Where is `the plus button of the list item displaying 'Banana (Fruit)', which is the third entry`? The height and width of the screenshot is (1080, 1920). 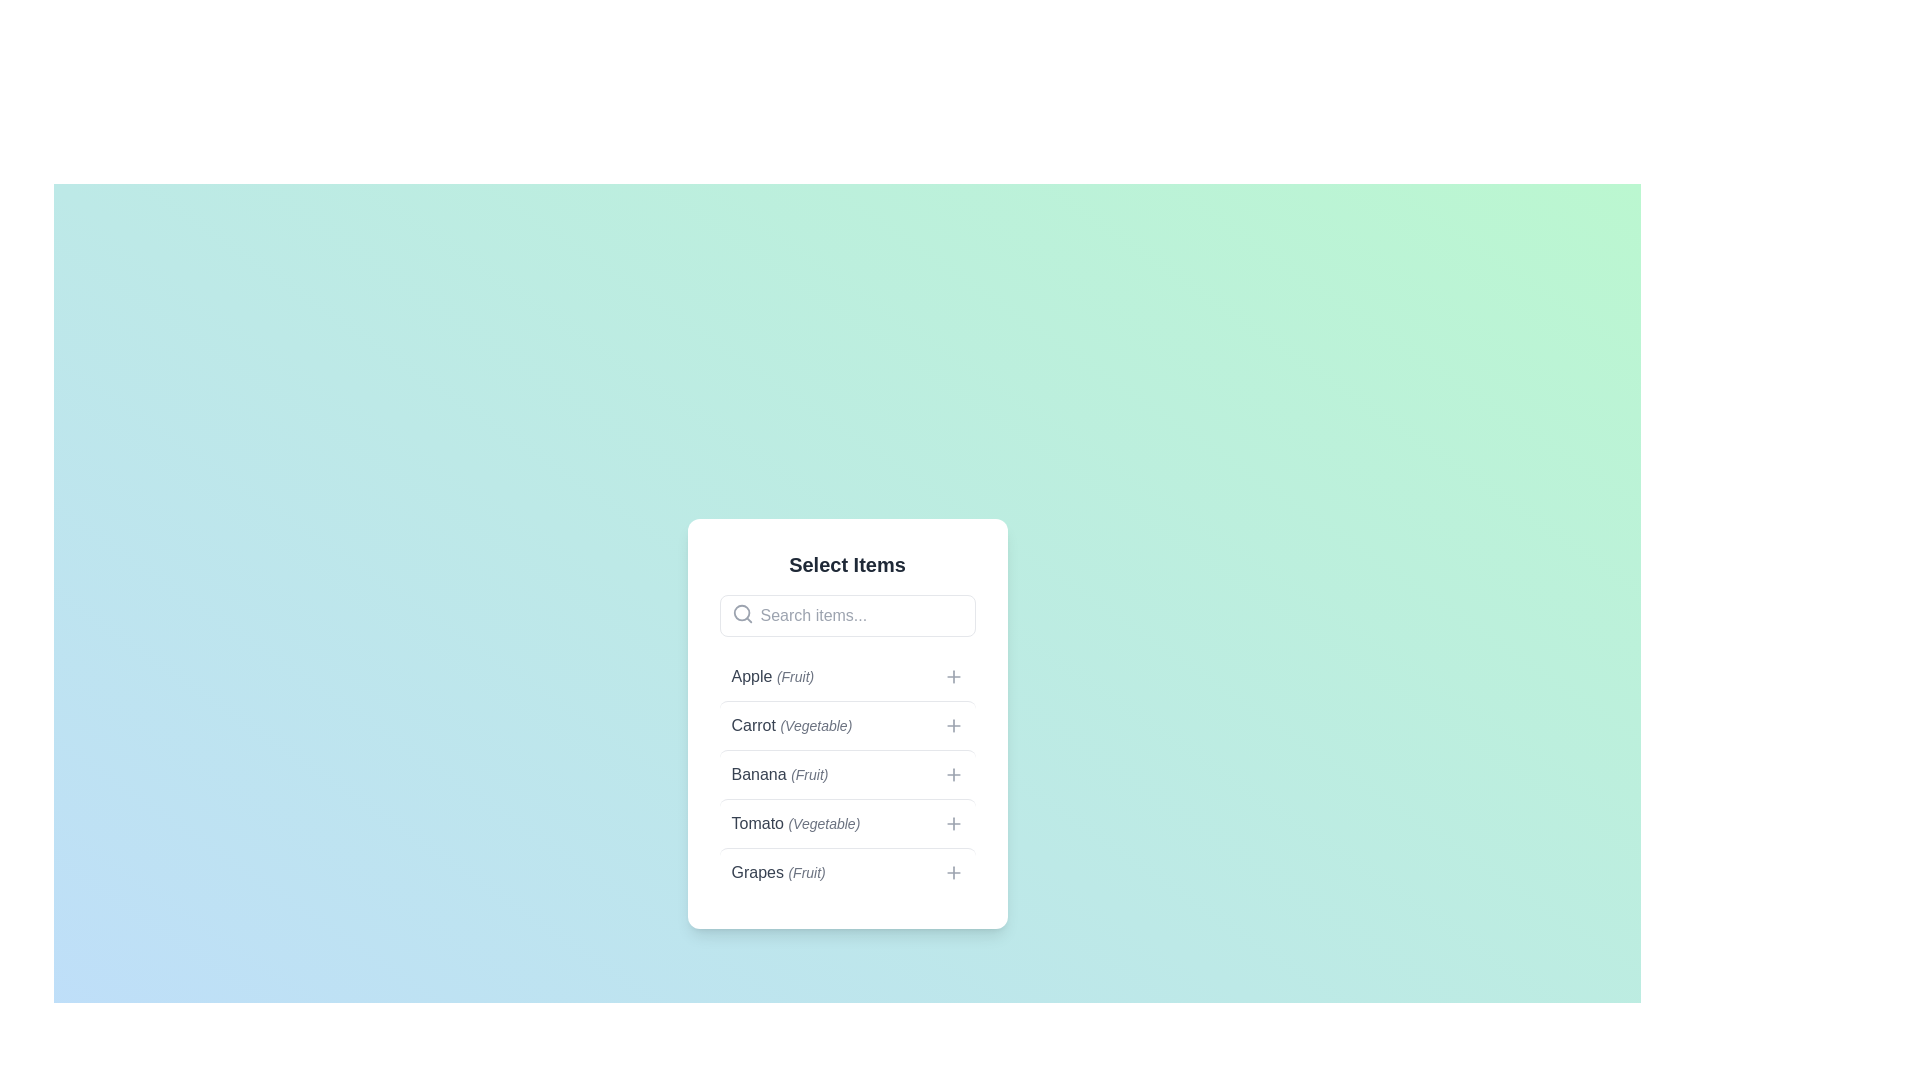 the plus button of the list item displaying 'Banana (Fruit)', which is the third entry is located at coordinates (847, 774).